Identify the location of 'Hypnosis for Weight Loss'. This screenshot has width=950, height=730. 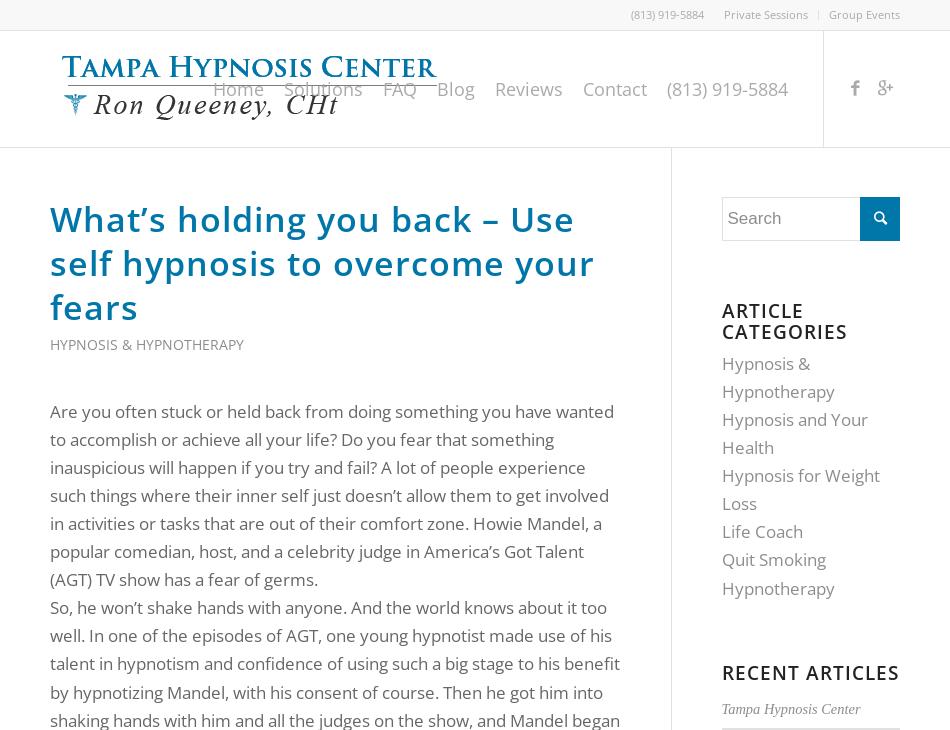
(798, 488).